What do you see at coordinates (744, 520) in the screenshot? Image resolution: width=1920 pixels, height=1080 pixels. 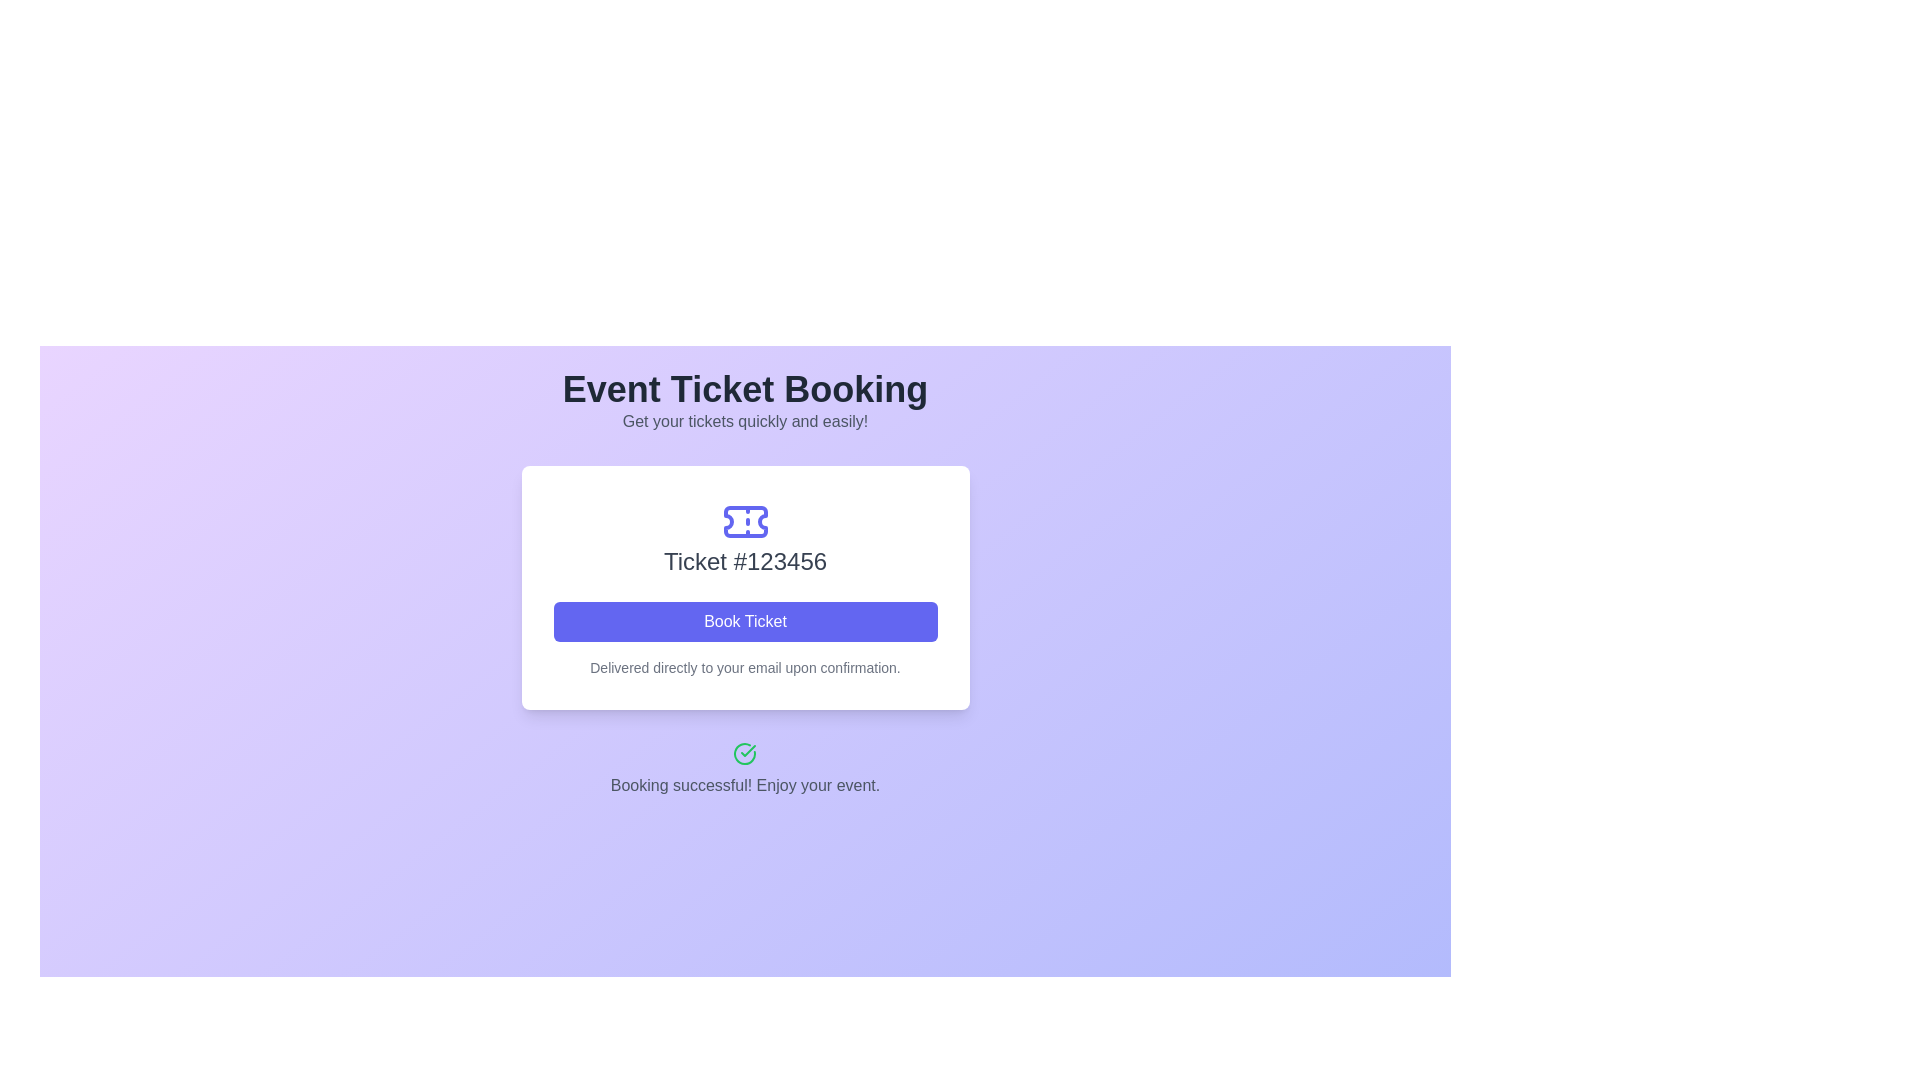 I see `the decorative ticket-like icon with scalloped edges and vivid blue color, located centrally above the text 'Ticket #123456'` at bounding box center [744, 520].